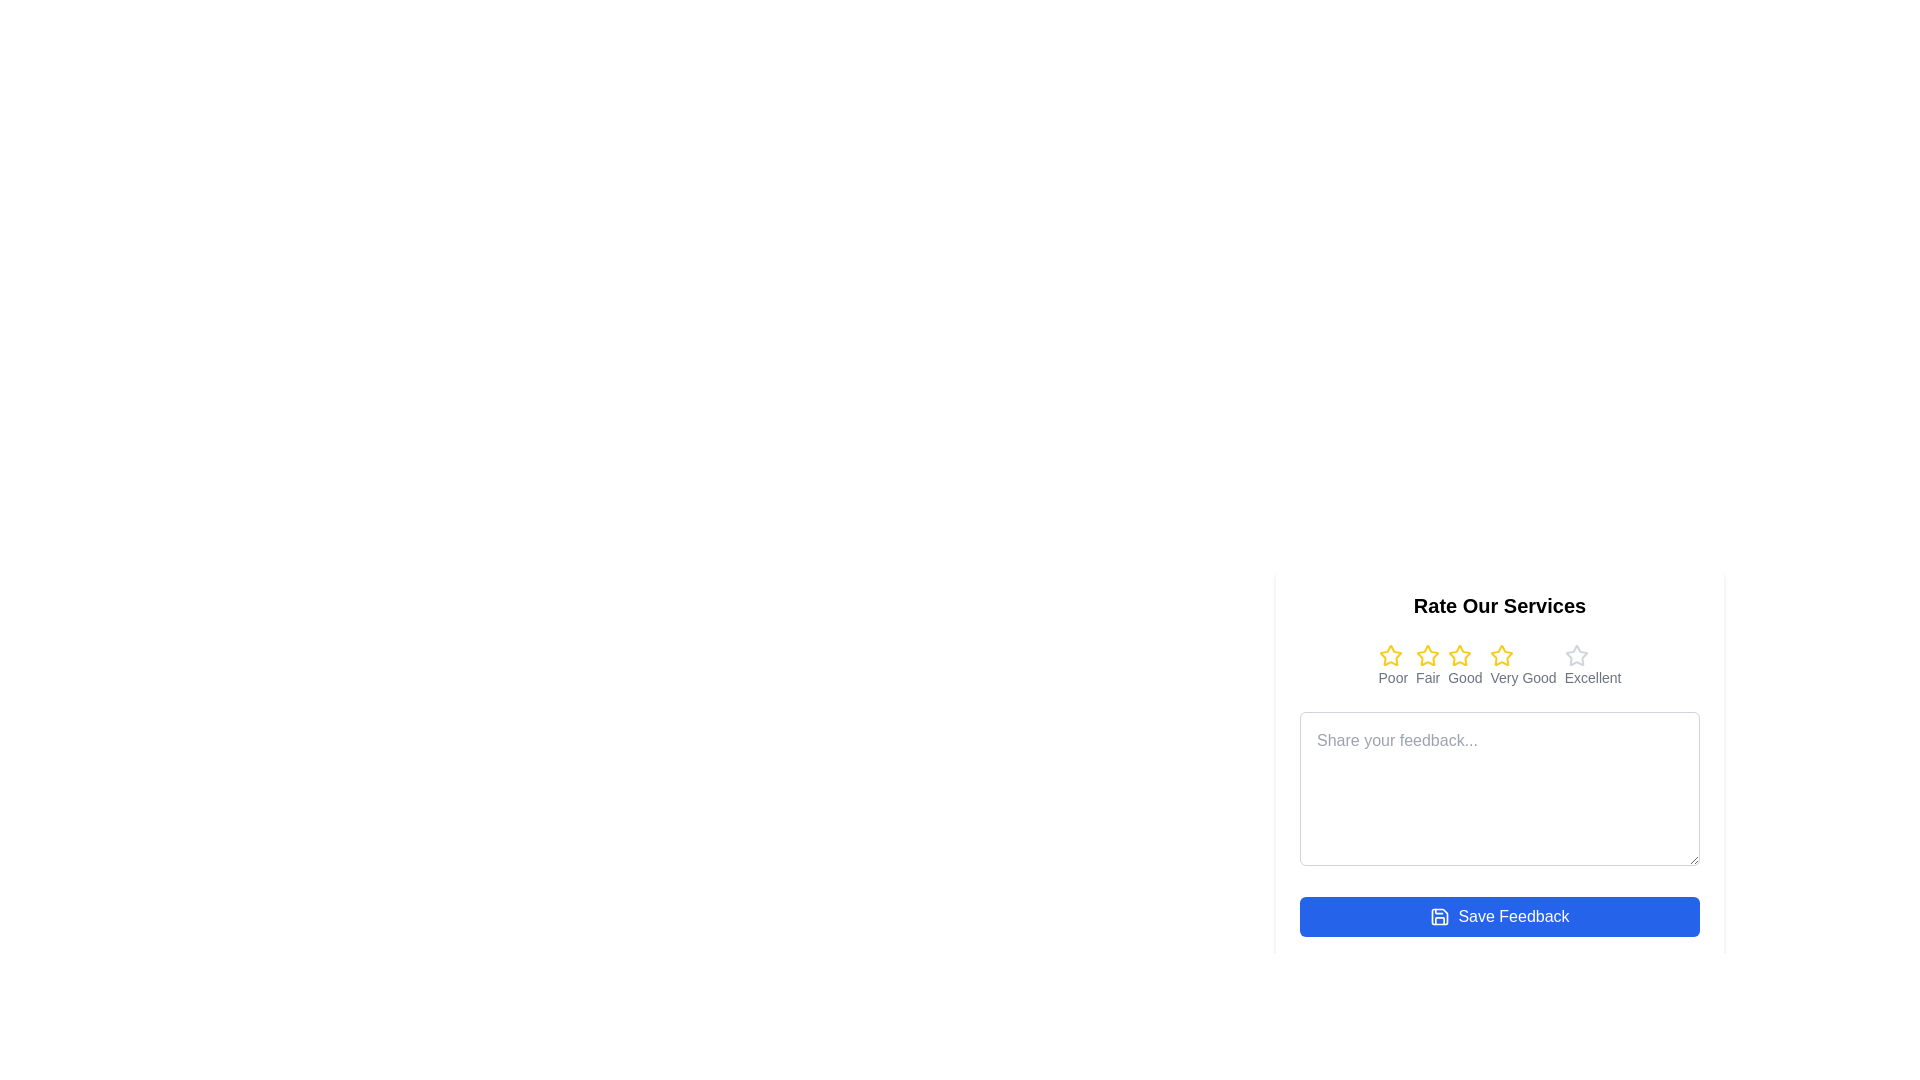 This screenshot has width=1920, height=1080. Describe the element at coordinates (1389, 655) in the screenshot. I see `the yellow star icon indicating the first star in the rating scale` at that location.